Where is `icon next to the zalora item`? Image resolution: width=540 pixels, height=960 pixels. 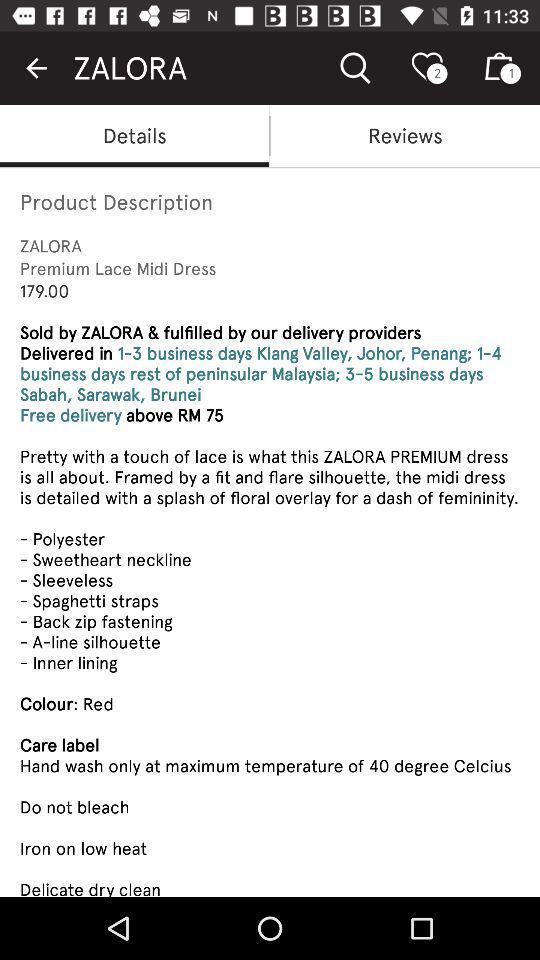 icon next to the zalora item is located at coordinates (36, 68).